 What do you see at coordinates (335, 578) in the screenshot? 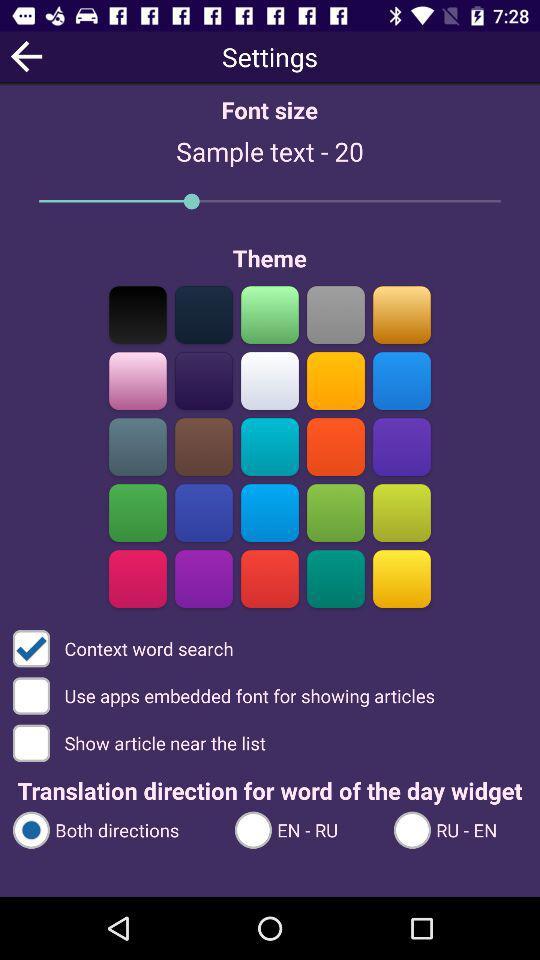
I see `turquoise theme` at bounding box center [335, 578].